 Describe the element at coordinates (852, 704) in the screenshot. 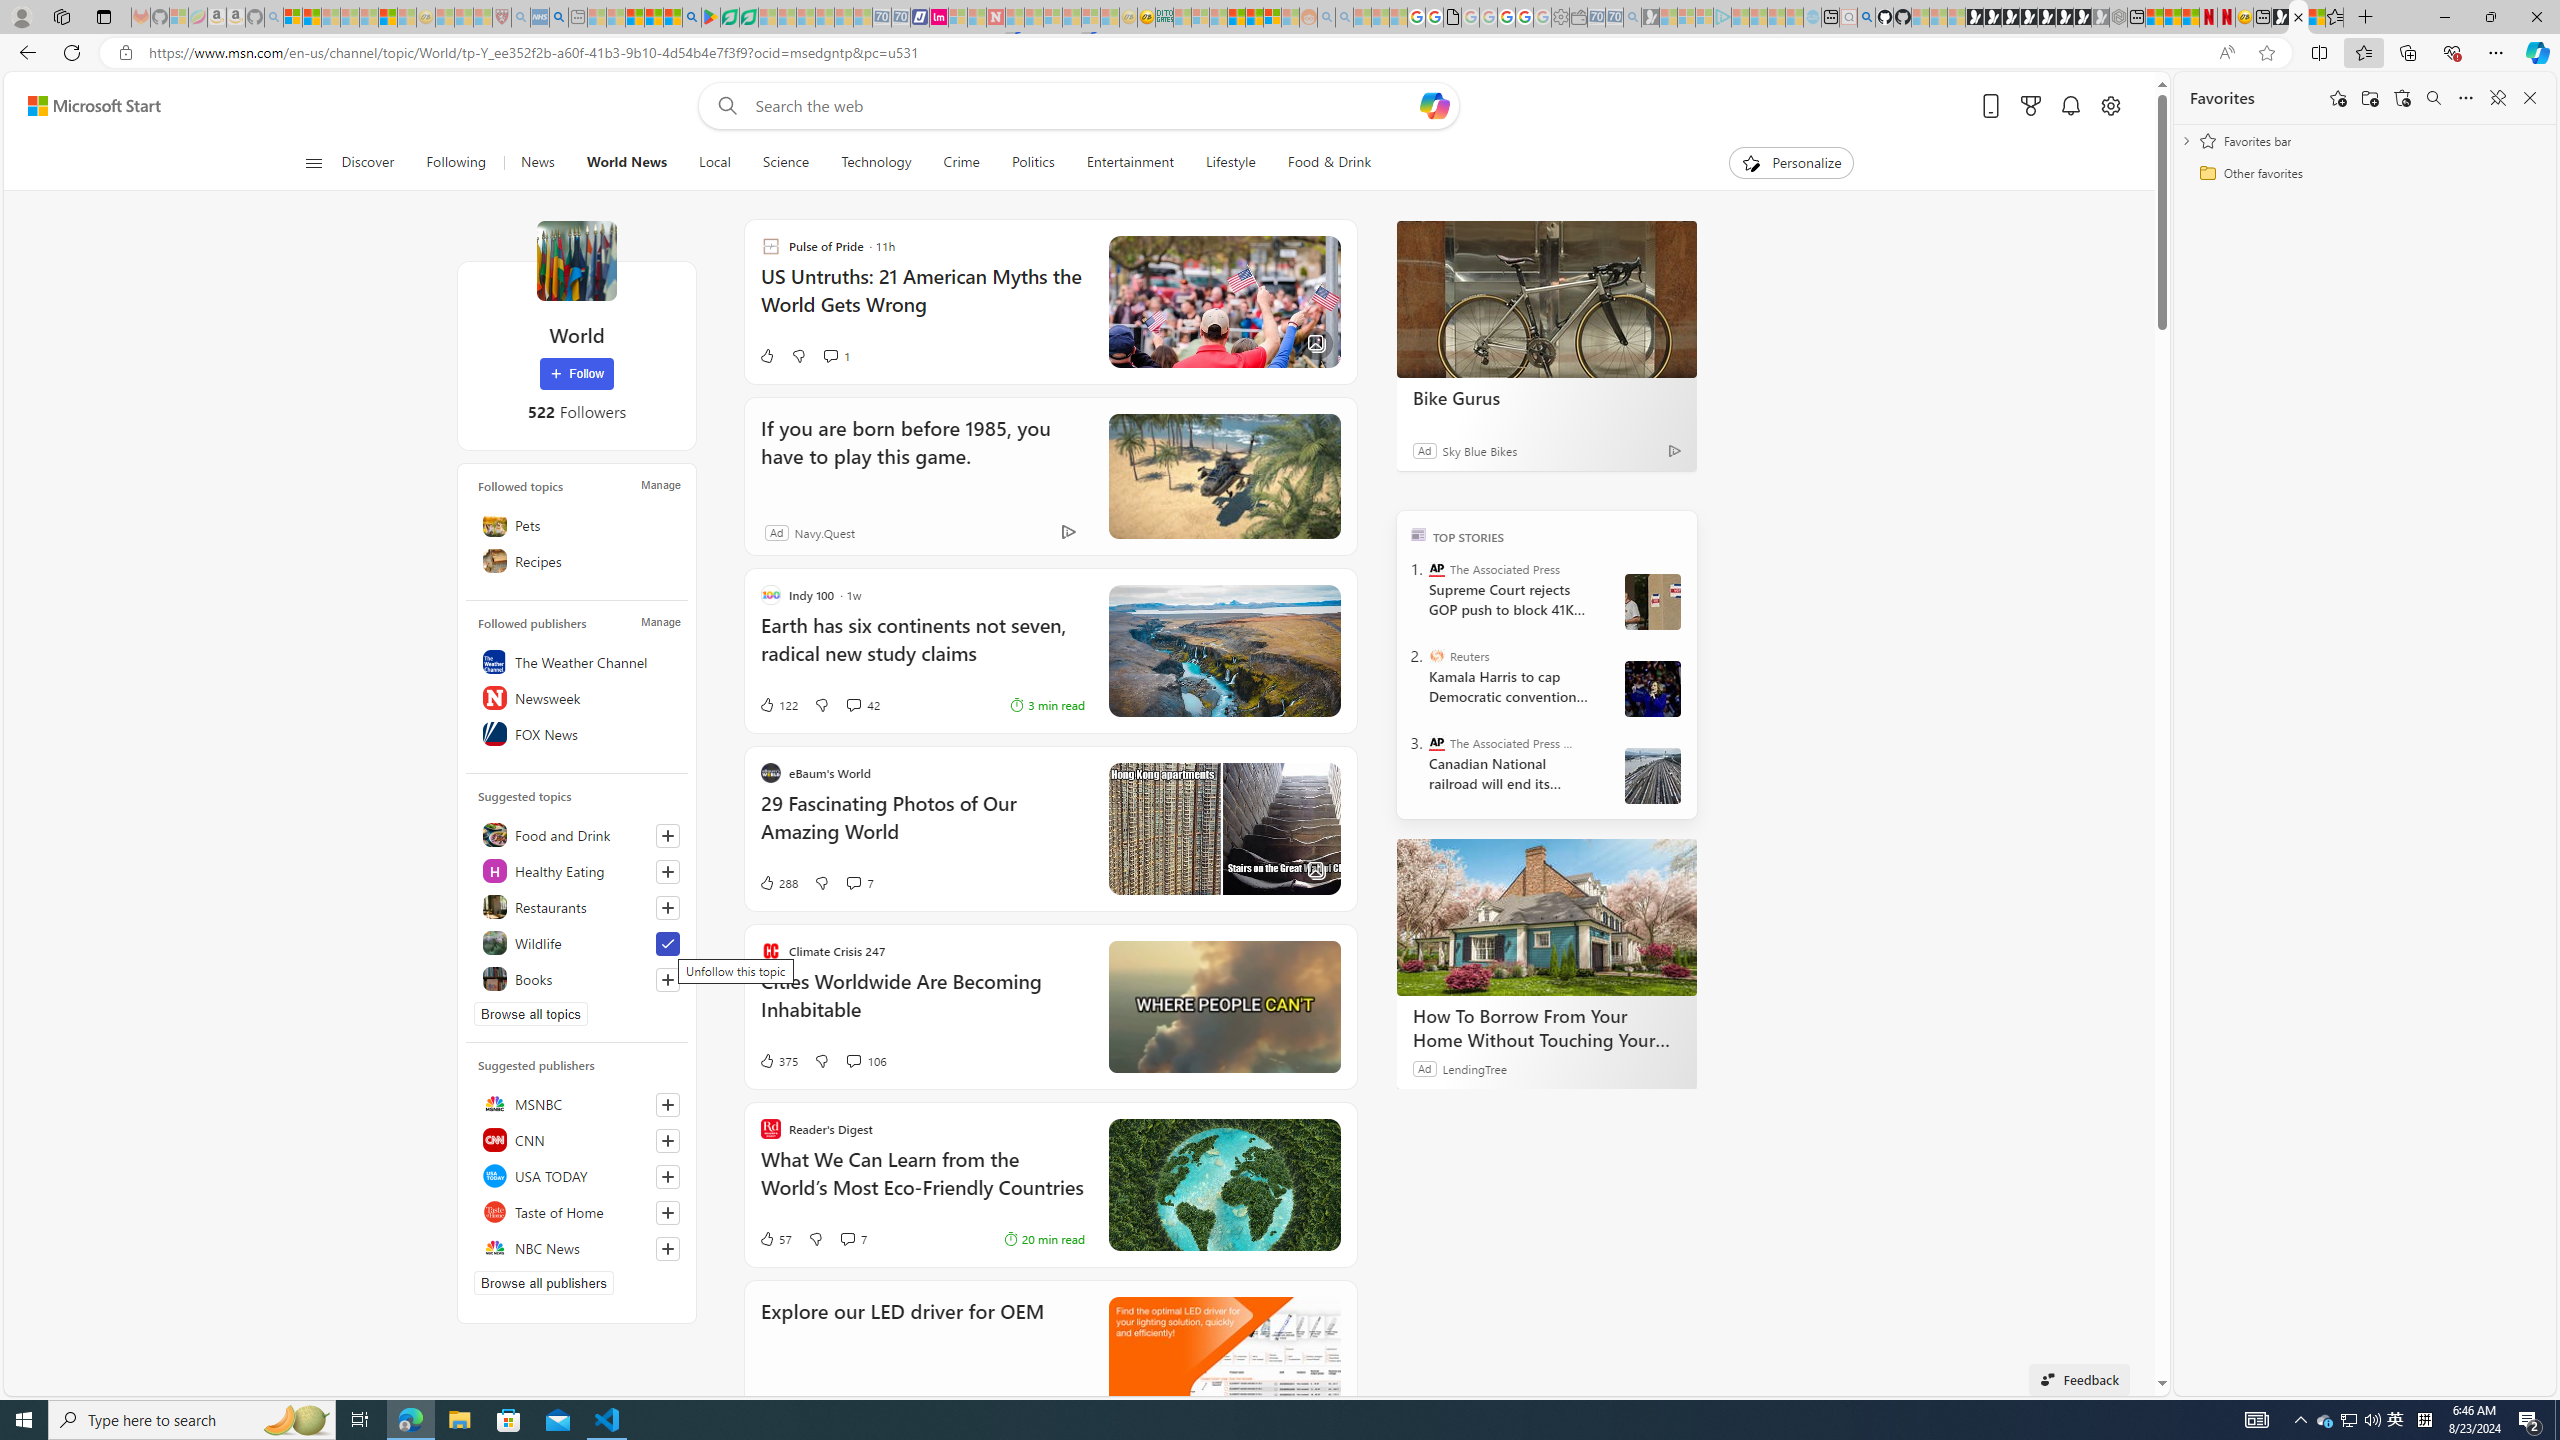

I see `'View comments 42 Comment'` at that location.